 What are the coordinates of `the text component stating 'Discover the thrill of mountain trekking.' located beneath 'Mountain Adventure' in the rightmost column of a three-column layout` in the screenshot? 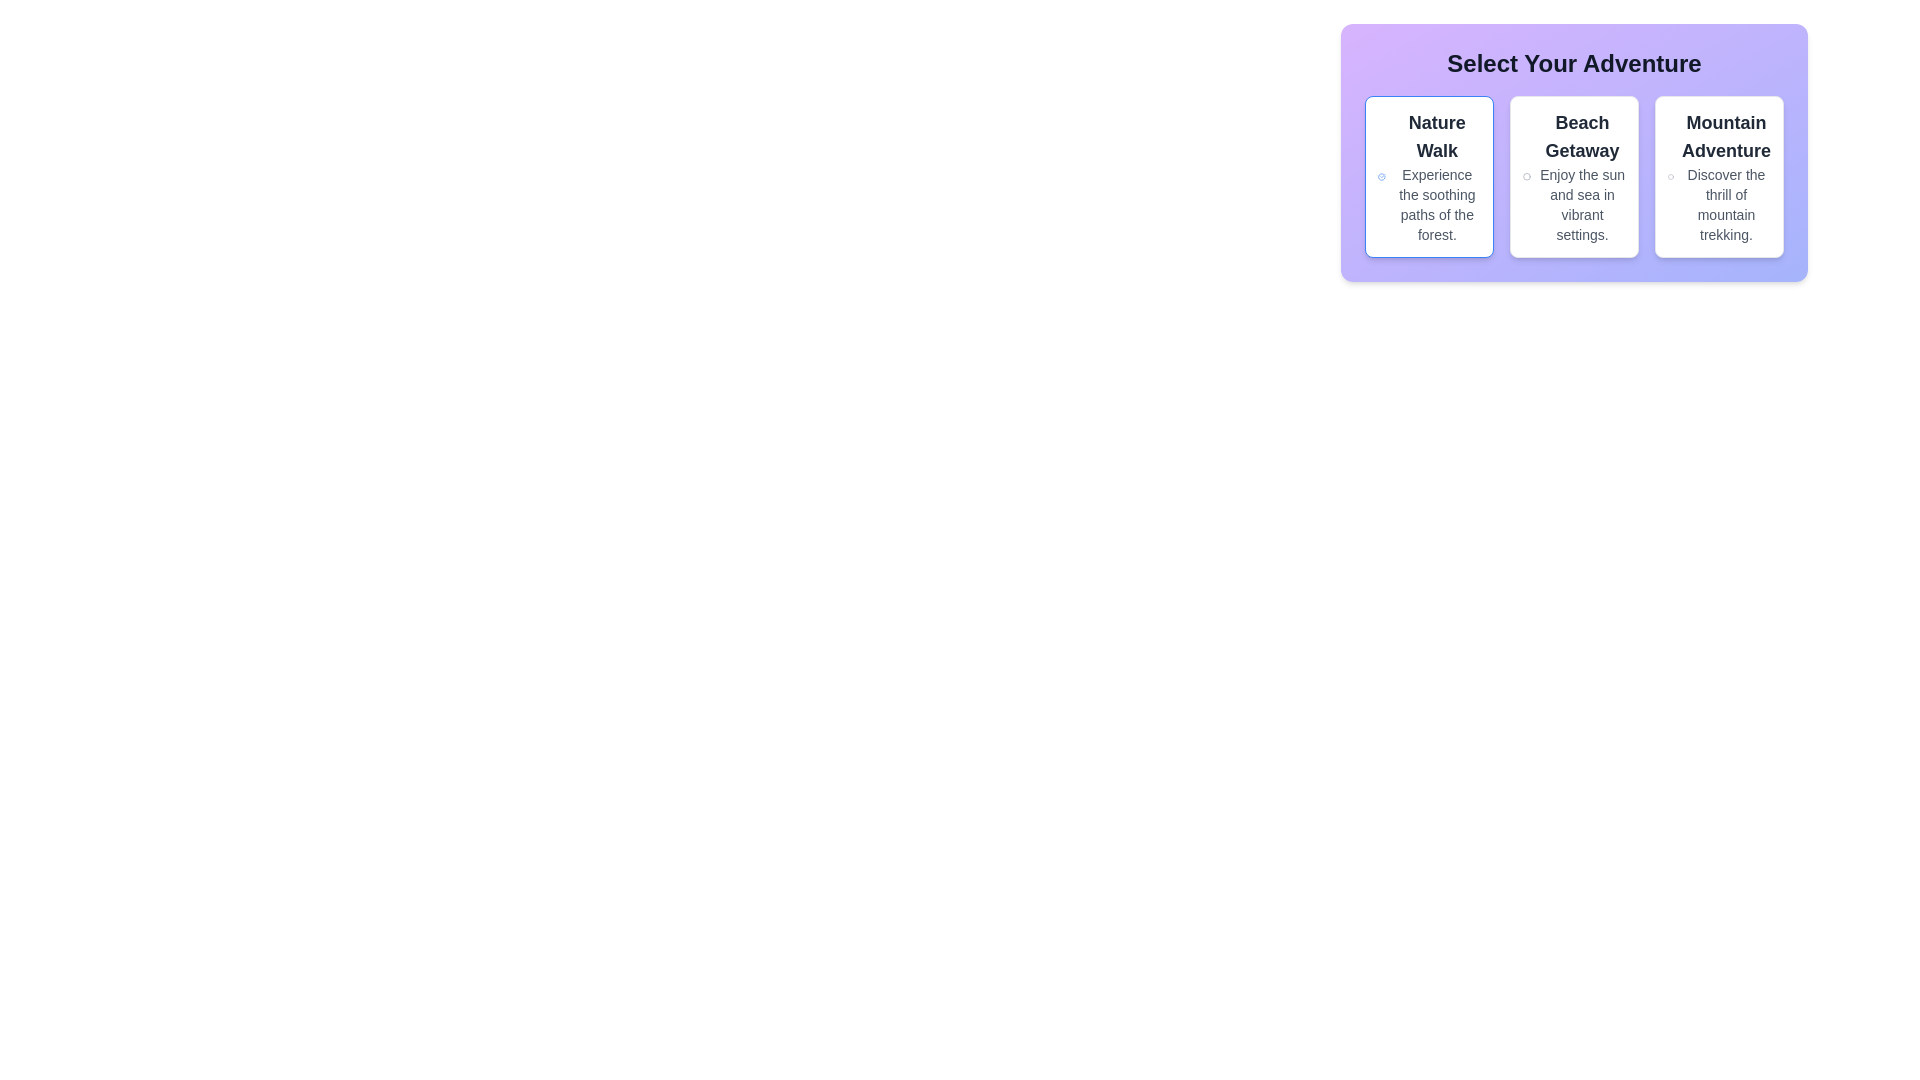 It's located at (1725, 204).